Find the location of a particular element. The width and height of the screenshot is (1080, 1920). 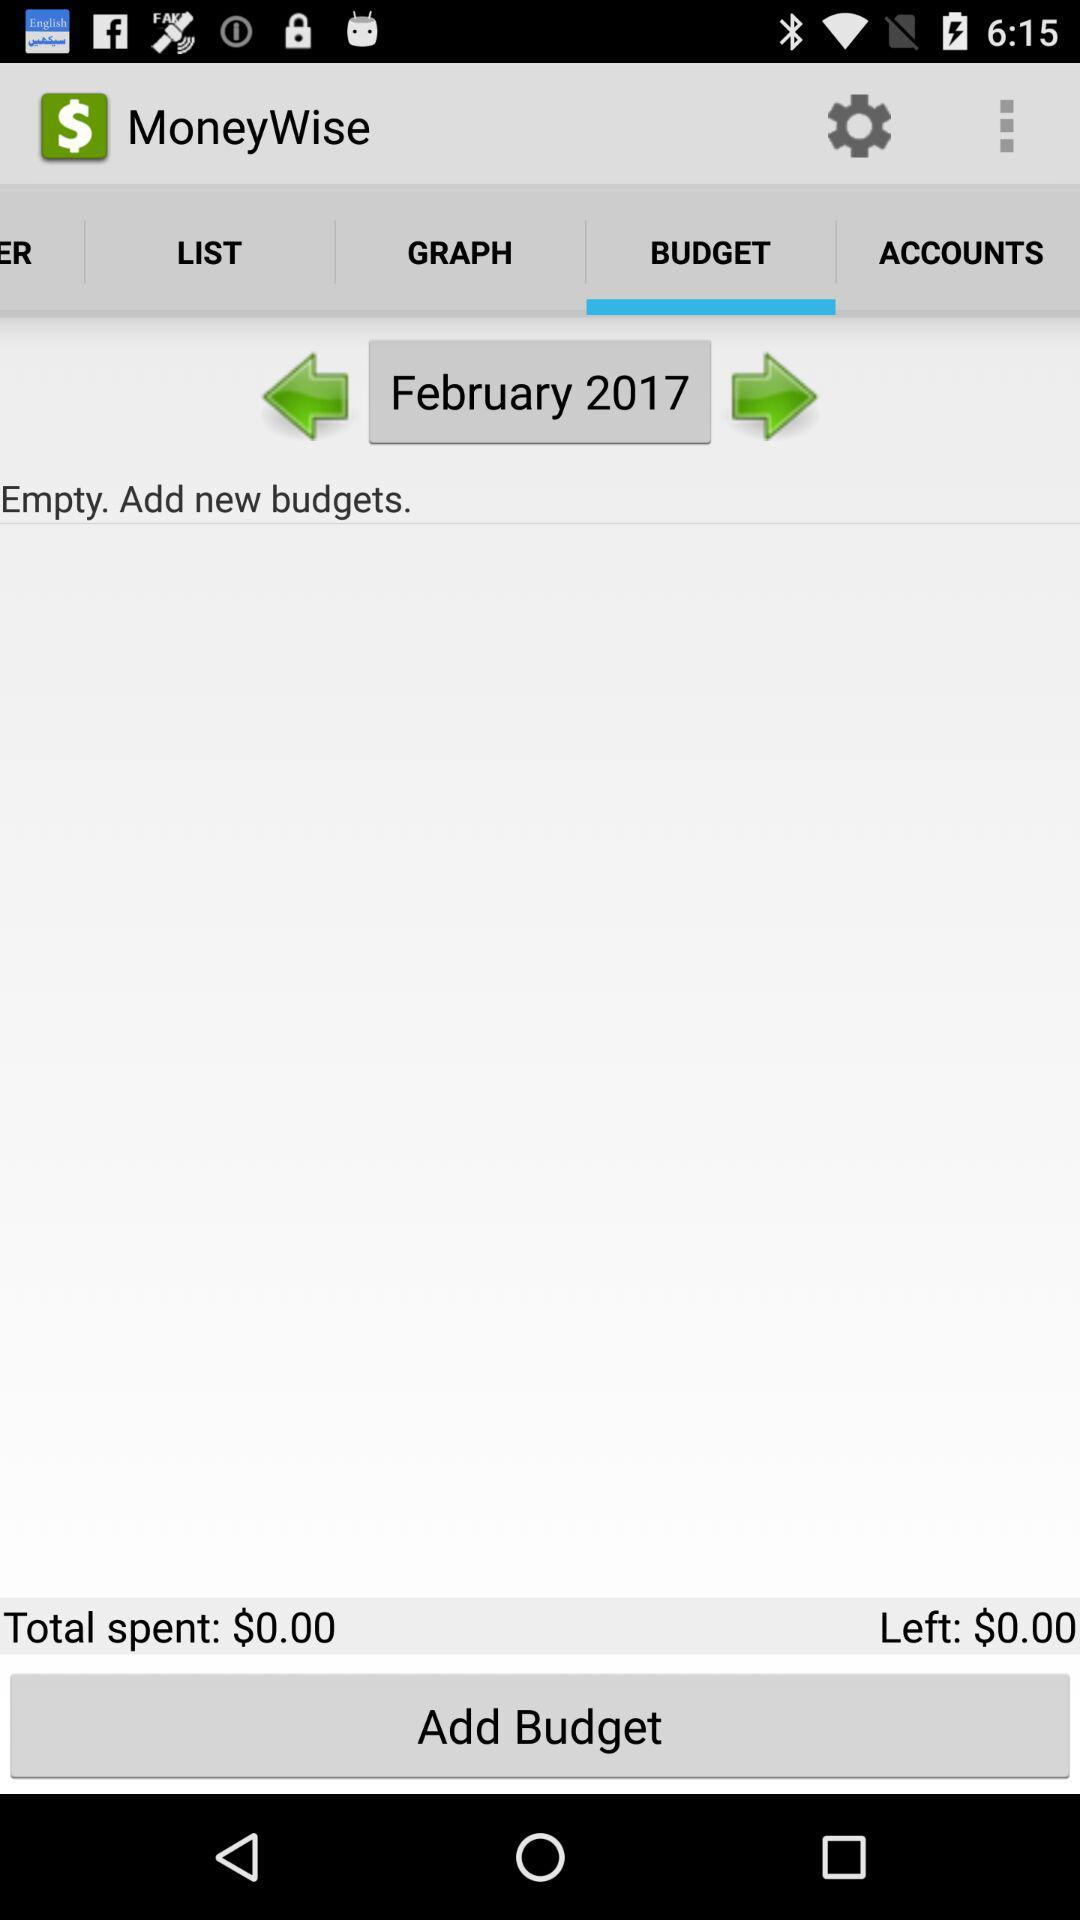

the icon below the total spent 0 icon is located at coordinates (540, 1724).